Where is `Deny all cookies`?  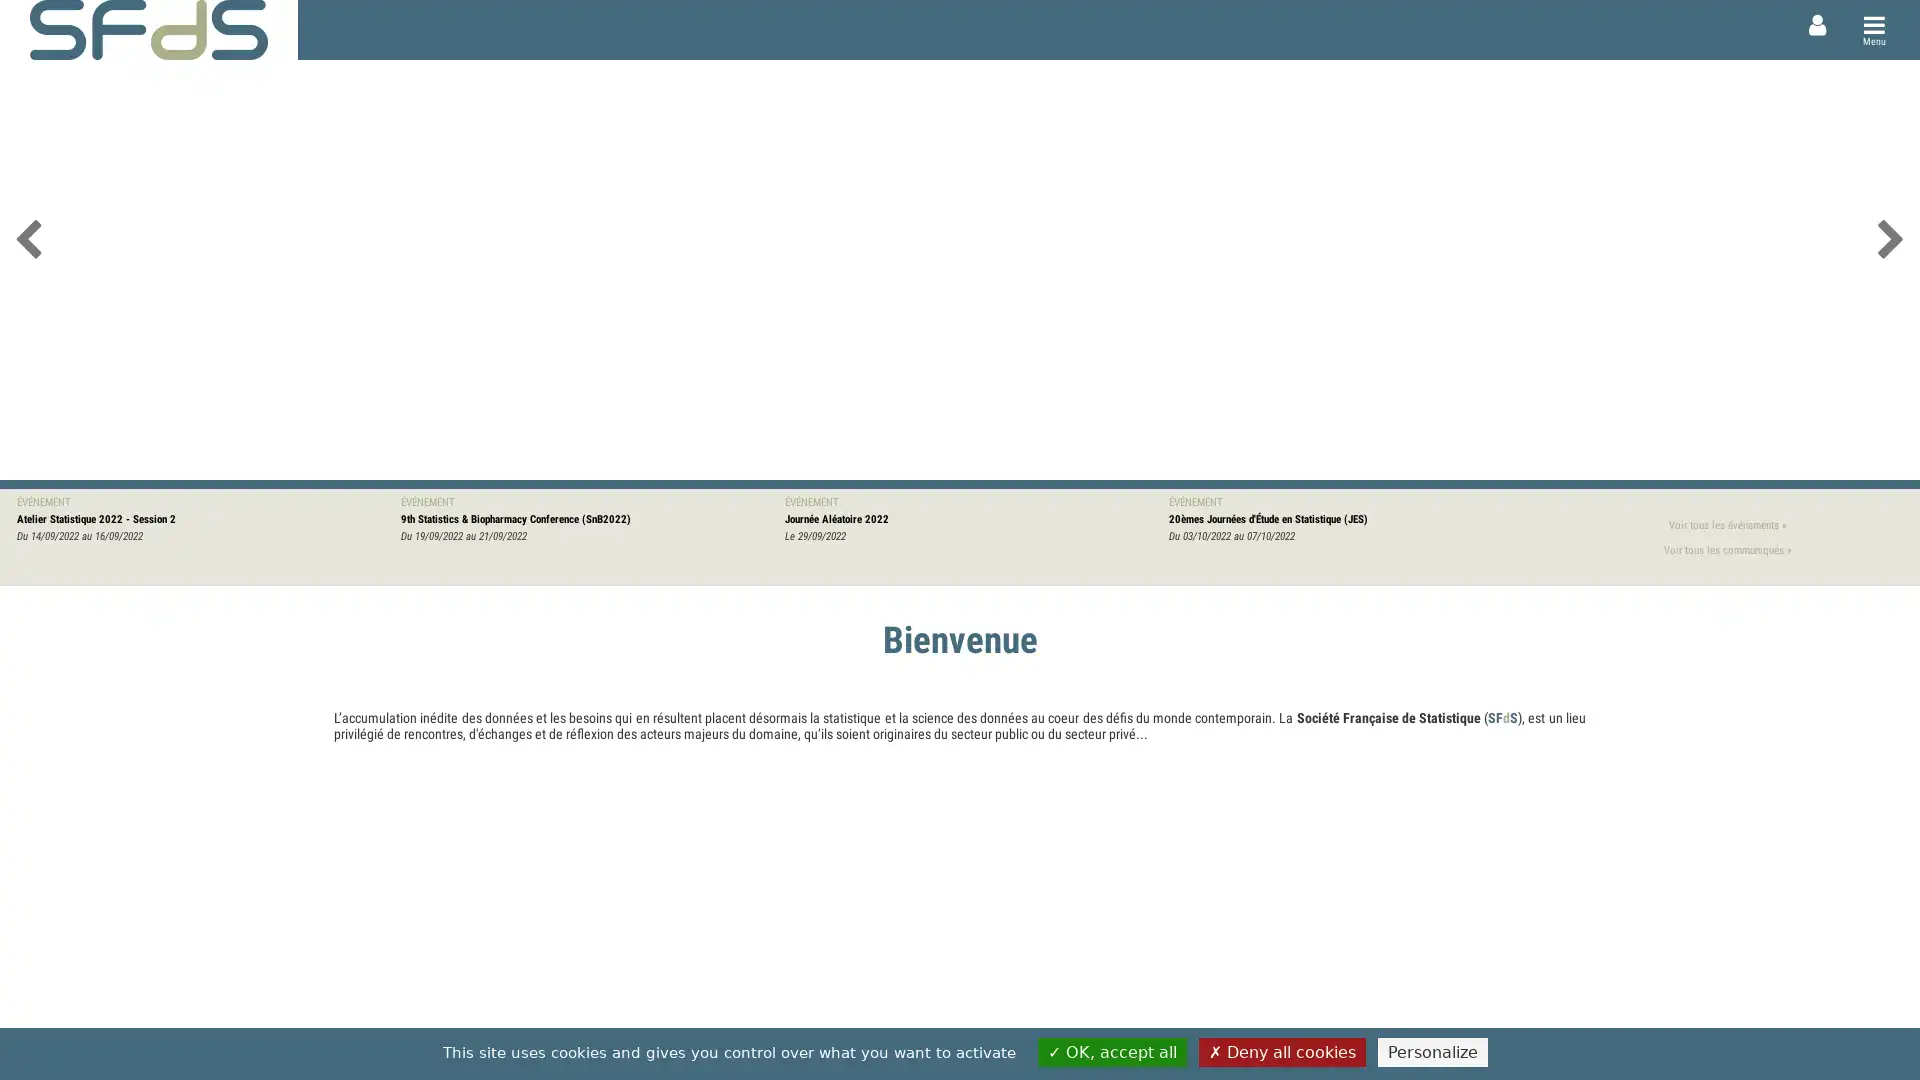 Deny all cookies is located at coordinates (1281, 1051).